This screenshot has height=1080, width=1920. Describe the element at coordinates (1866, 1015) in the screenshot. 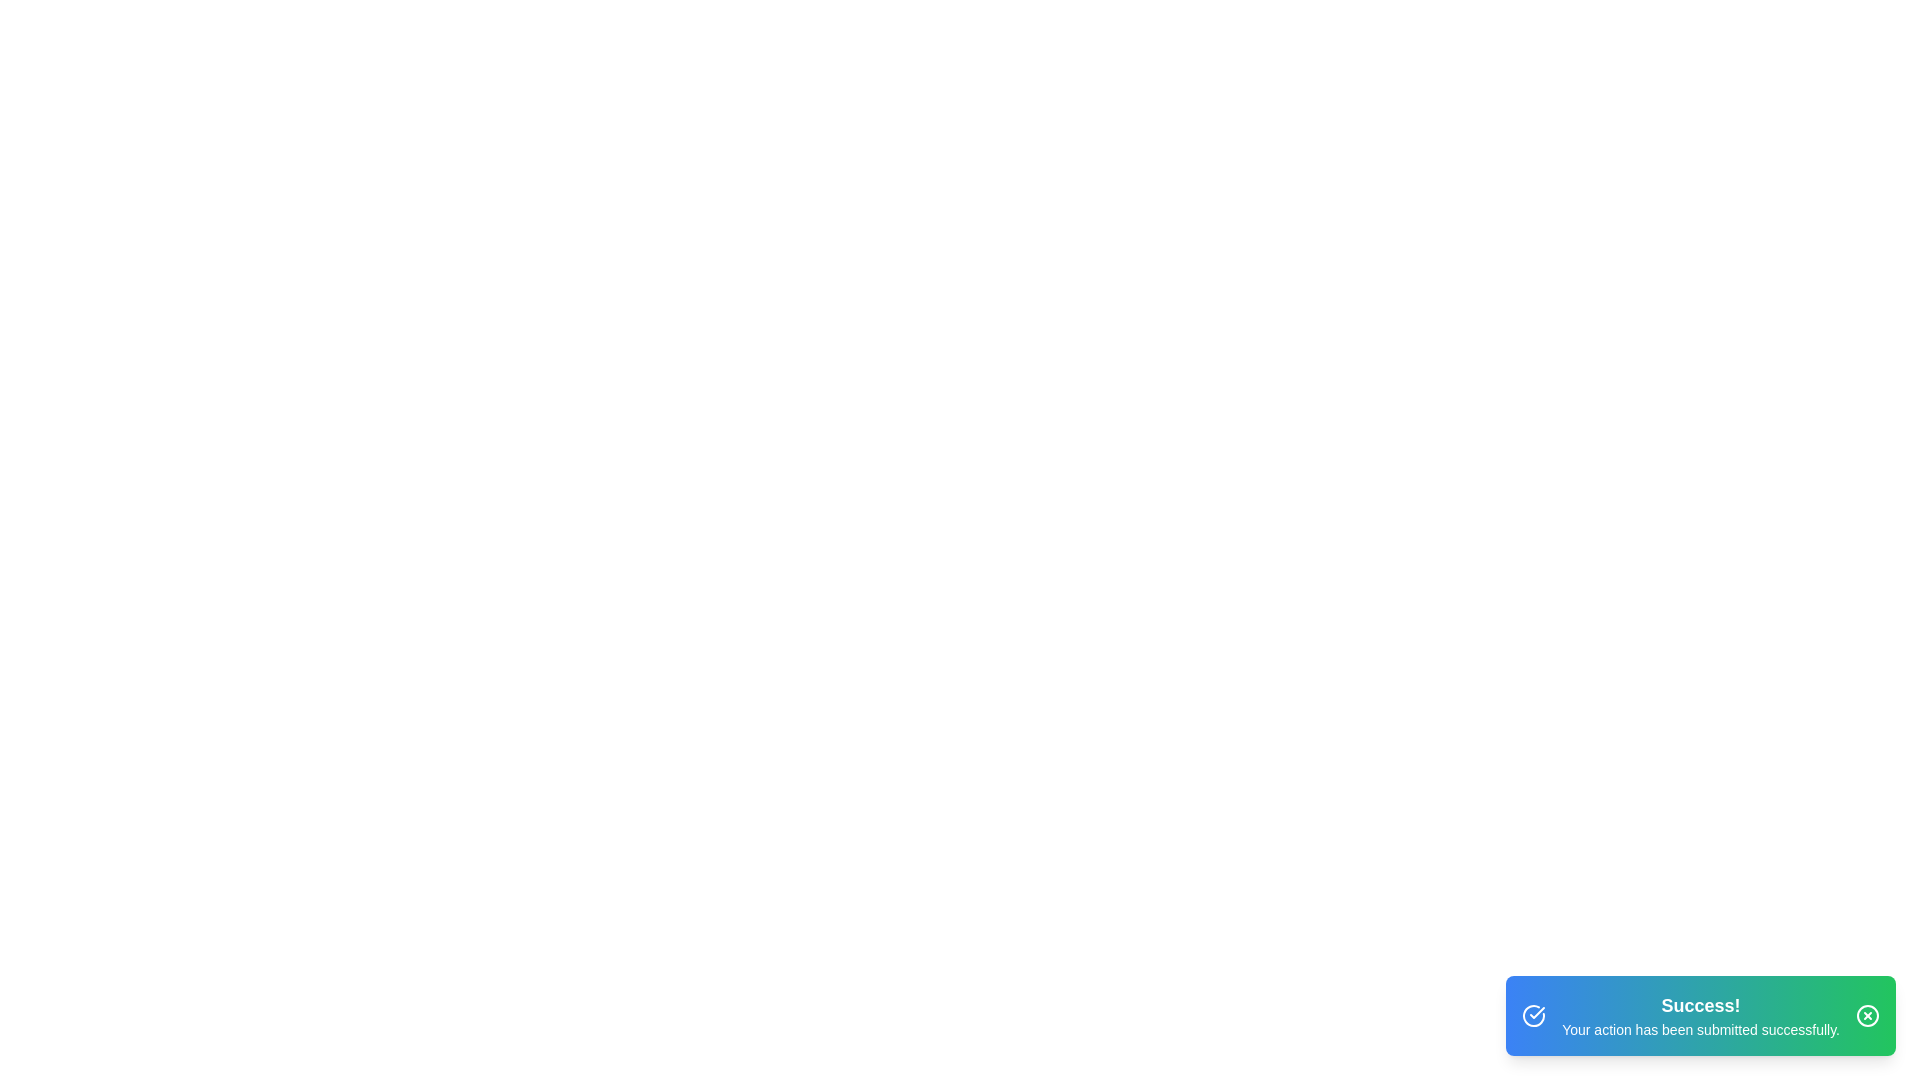

I see `the close button to dismiss the notification` at that location.